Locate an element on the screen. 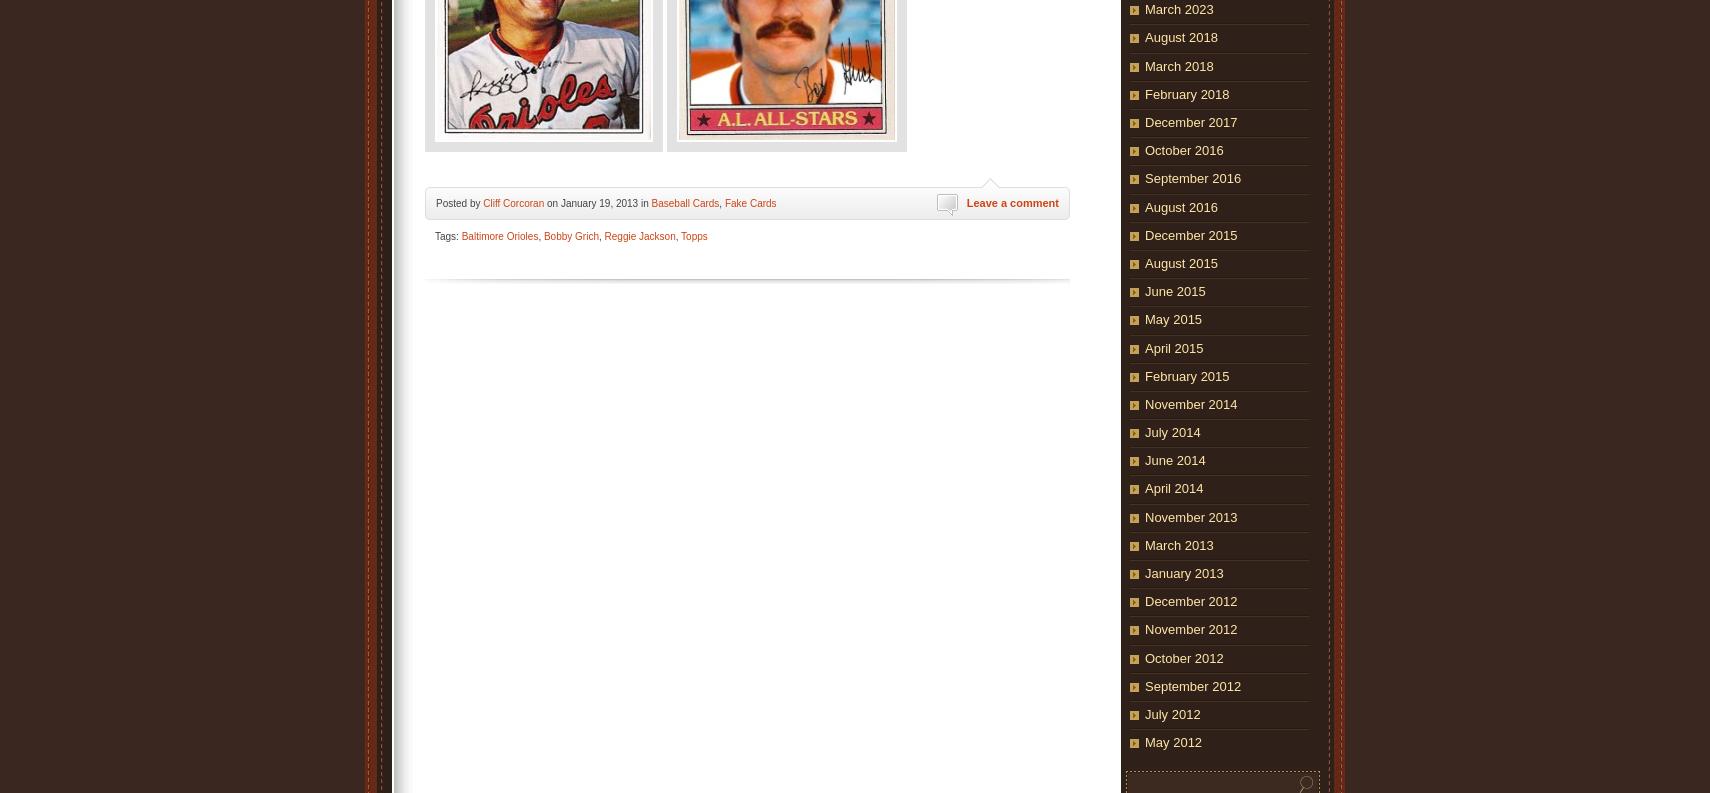 The height and width of the screenshot is (793, 1710). 'August 2015' is located at coordinates (1180, 262).